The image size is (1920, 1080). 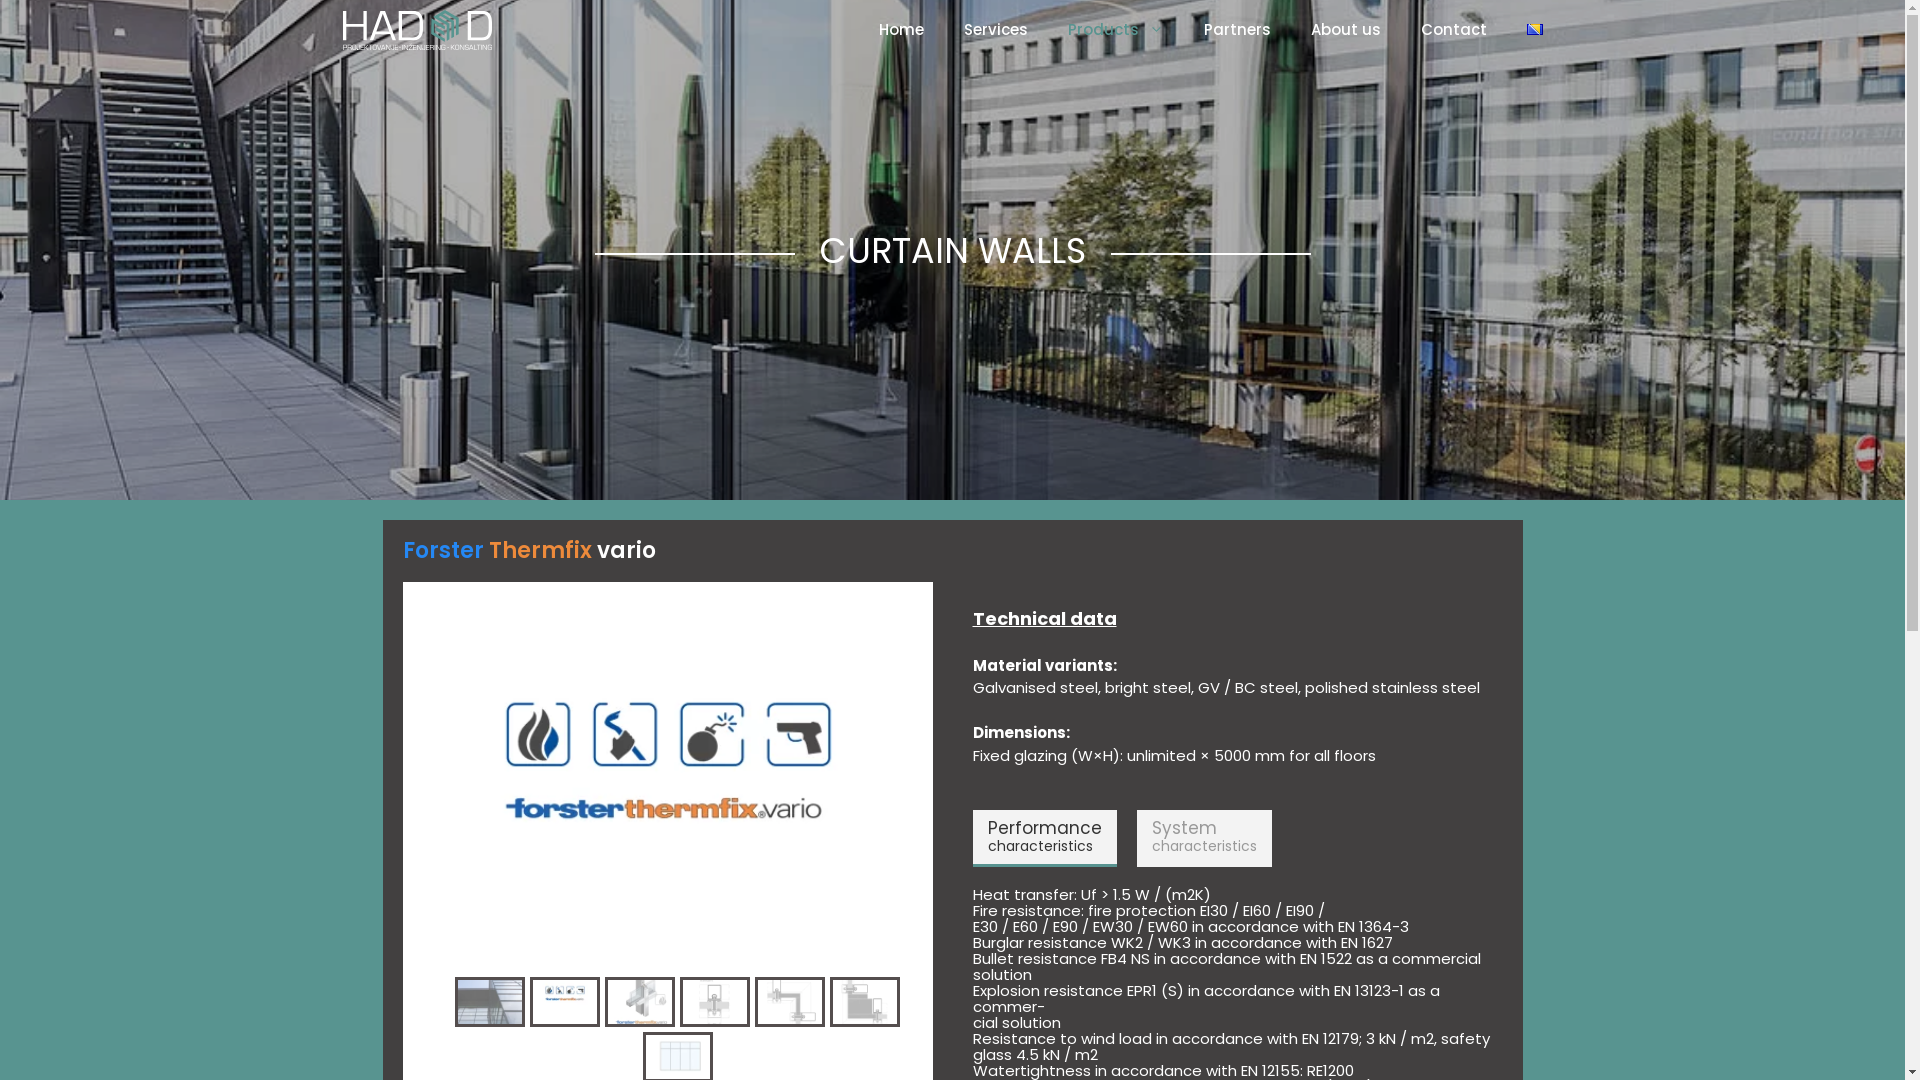 What do you see at coordinates (1453, 30) in the screenshot?
I see `'Contact'` at bounding box center [1453, 30].